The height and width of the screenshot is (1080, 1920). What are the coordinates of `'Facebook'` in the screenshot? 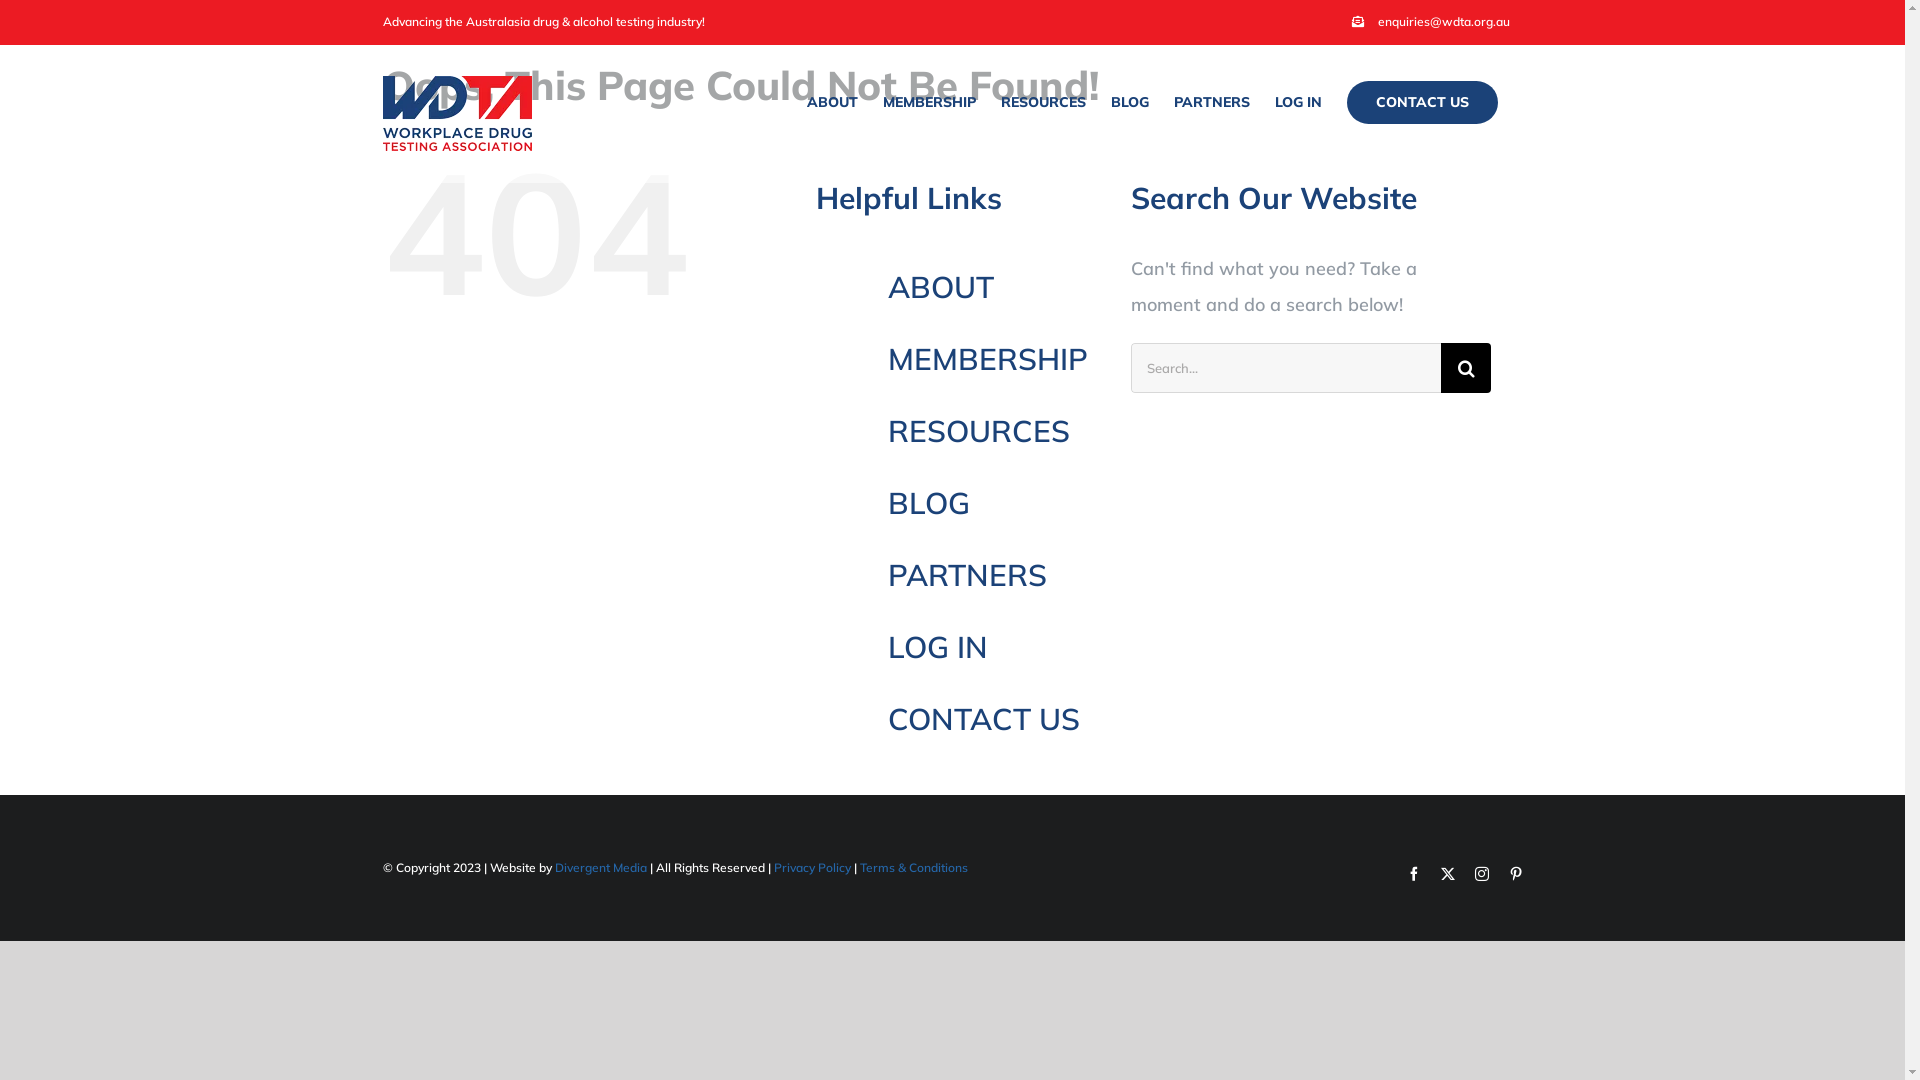 It's located at (1411, 873).